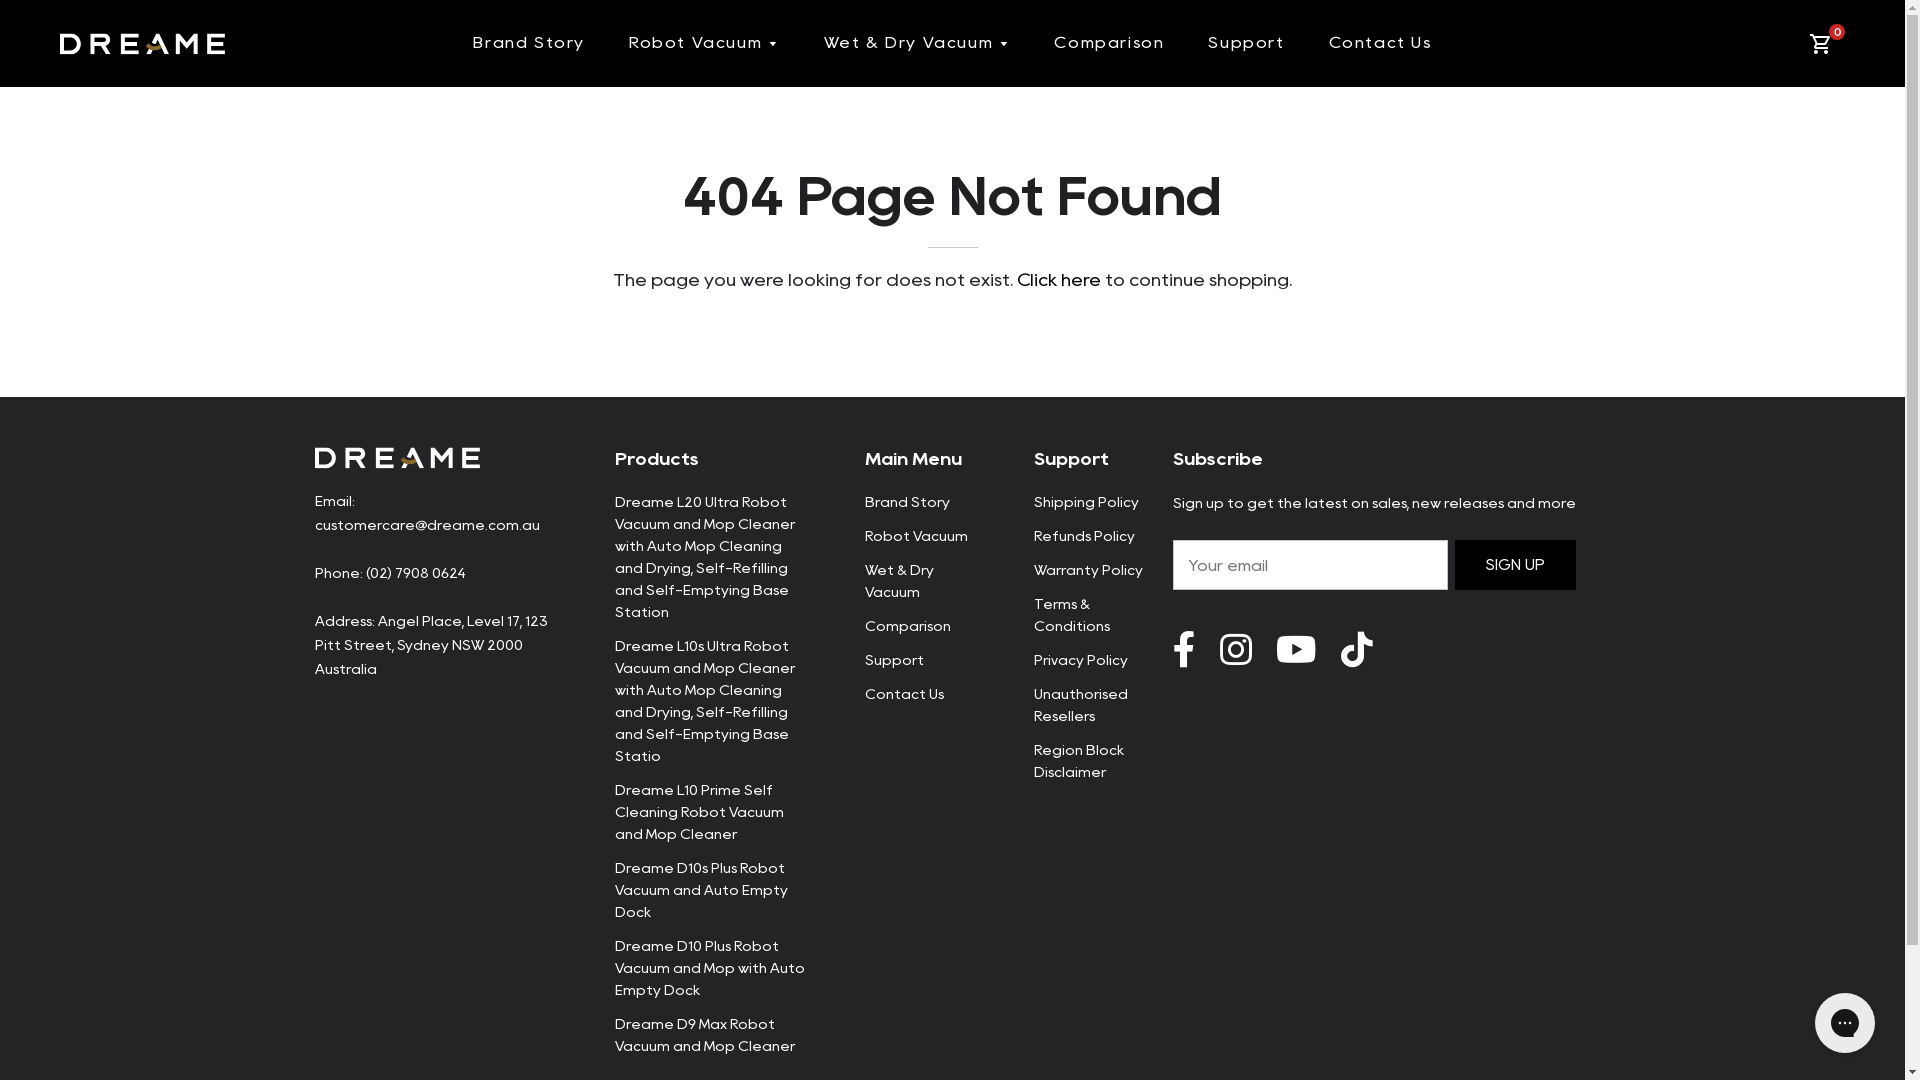  What do you see at coordinates (1824, 43) in the screenshot?
I see `'CART` at bounding box center [1824, 43].